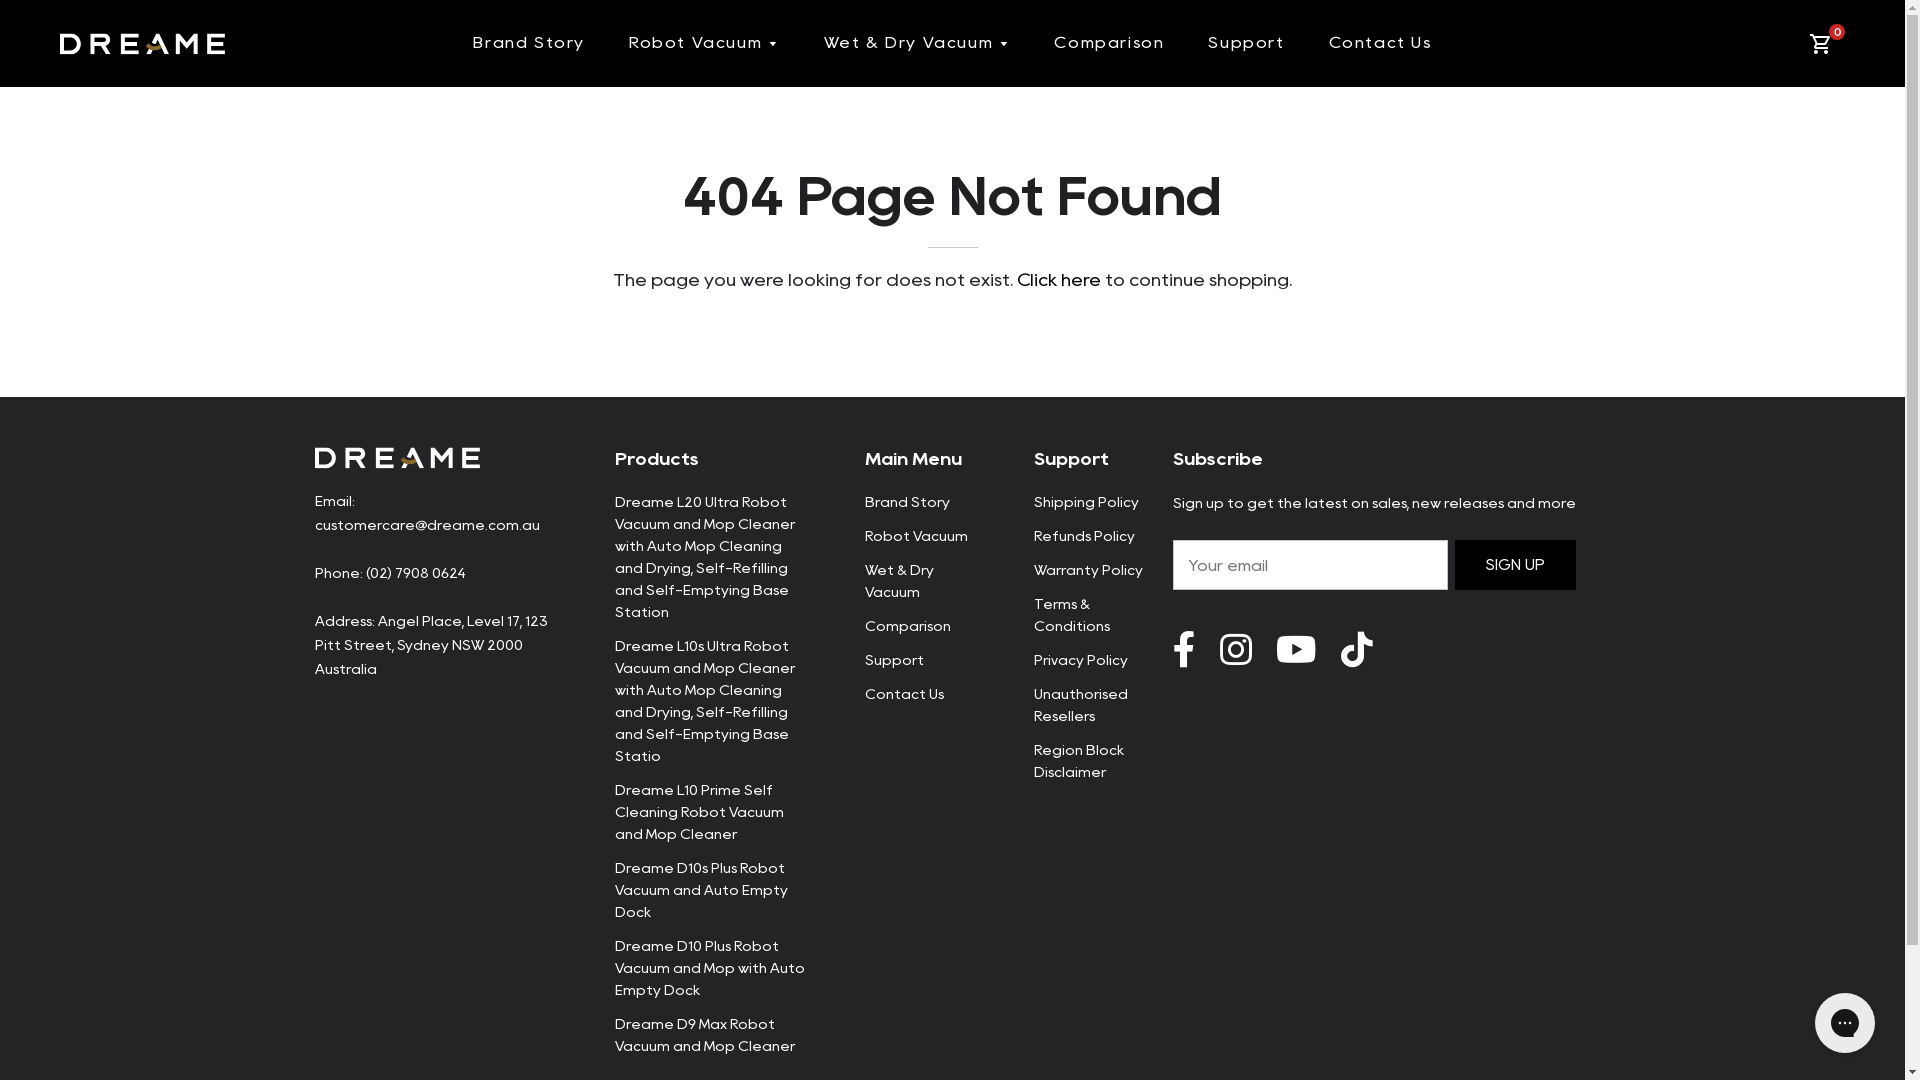  What do you see at coordinates (1824, 43) in the screenshot?
I see `'CART` at bounding box center [1824, 43].